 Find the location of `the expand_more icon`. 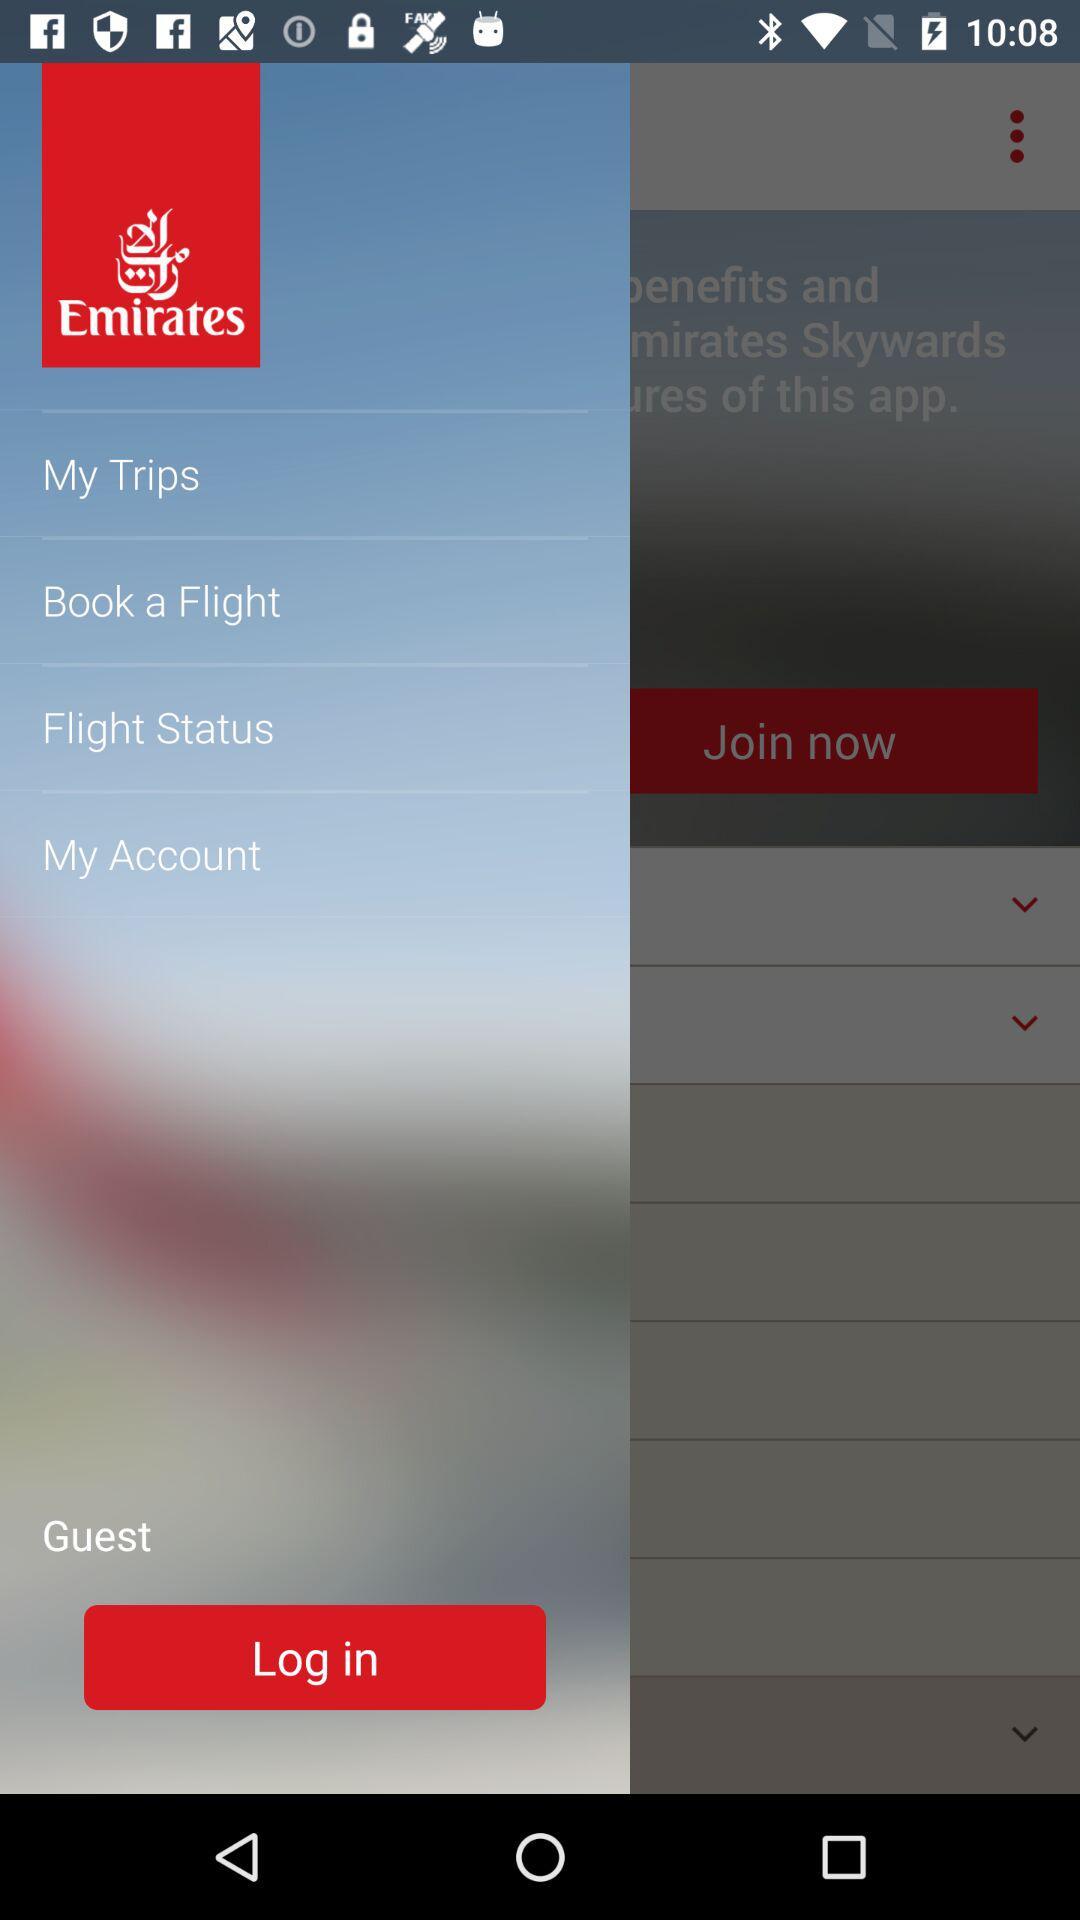

the expand_more icon is located at coordinates (1024, 903).